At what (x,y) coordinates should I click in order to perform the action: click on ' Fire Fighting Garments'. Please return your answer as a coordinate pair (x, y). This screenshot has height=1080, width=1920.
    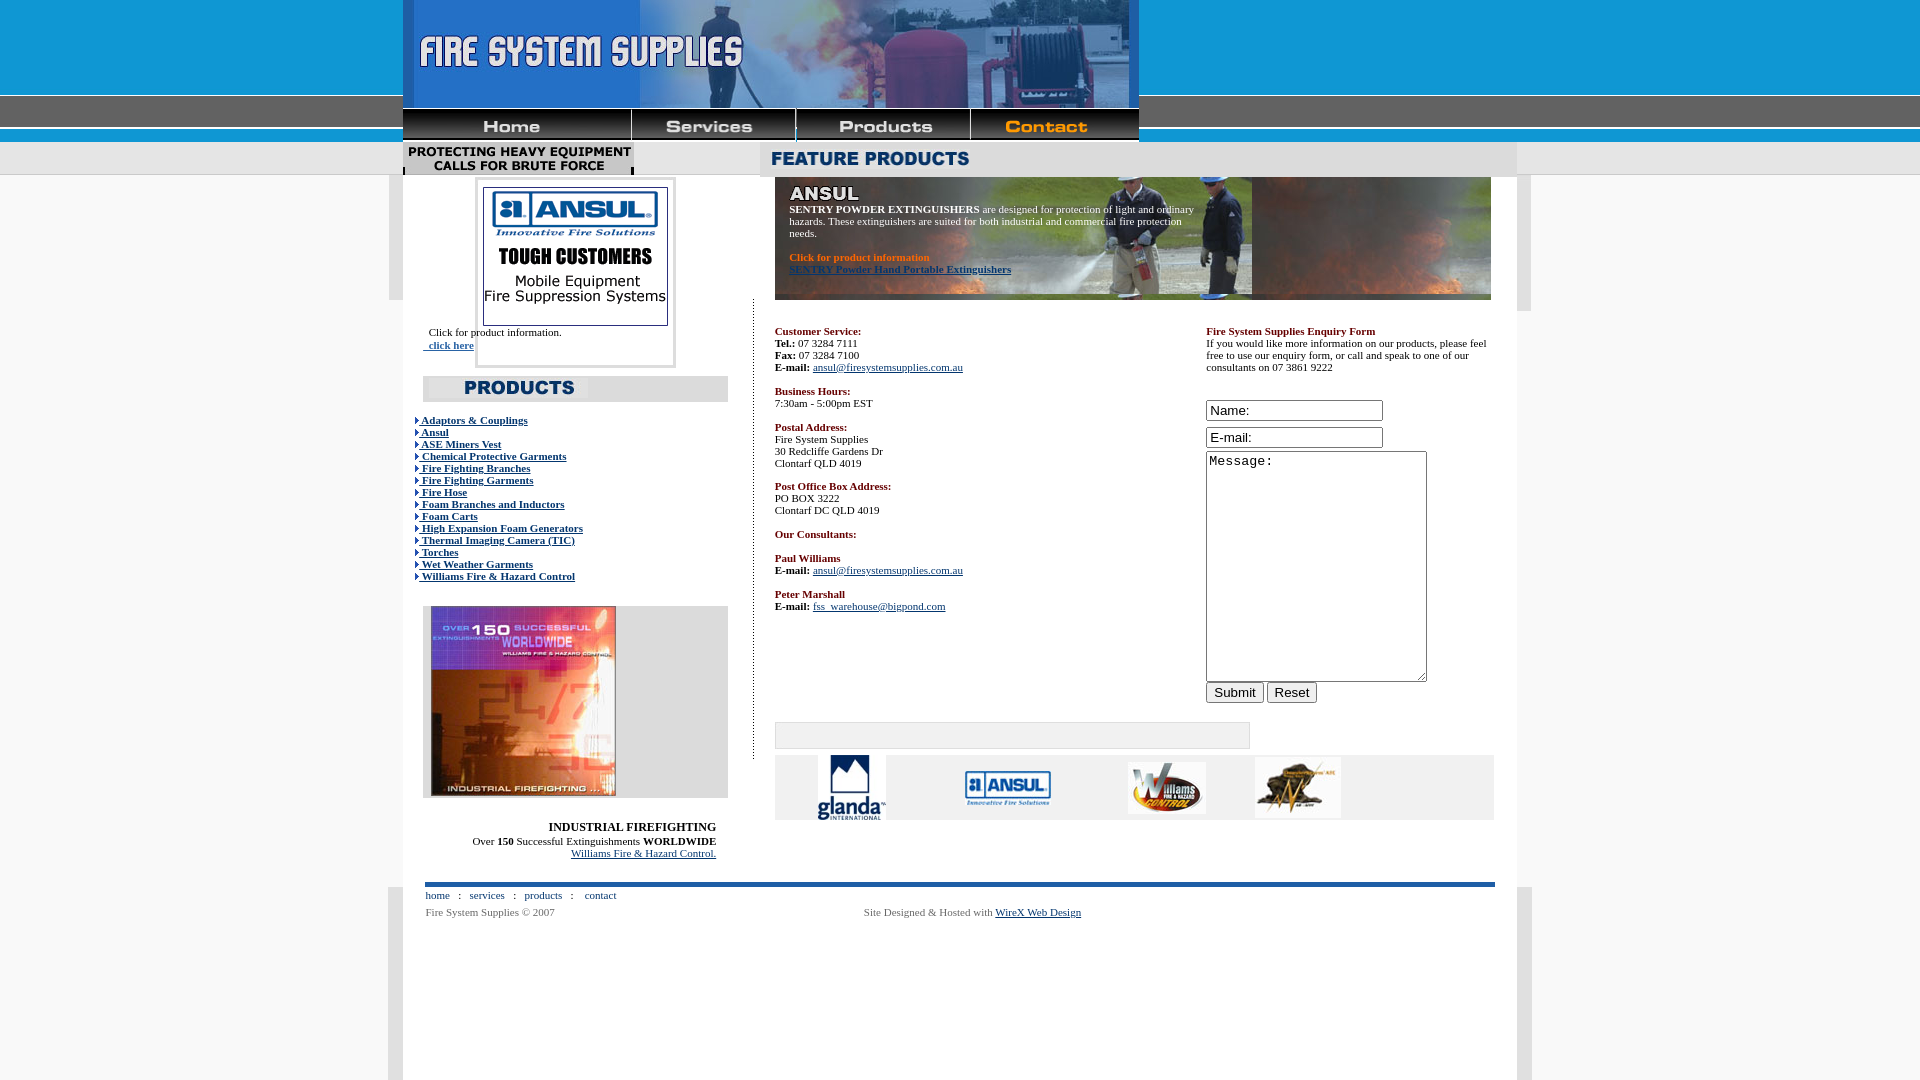
    Looking at the image, I should click on (473, 479).